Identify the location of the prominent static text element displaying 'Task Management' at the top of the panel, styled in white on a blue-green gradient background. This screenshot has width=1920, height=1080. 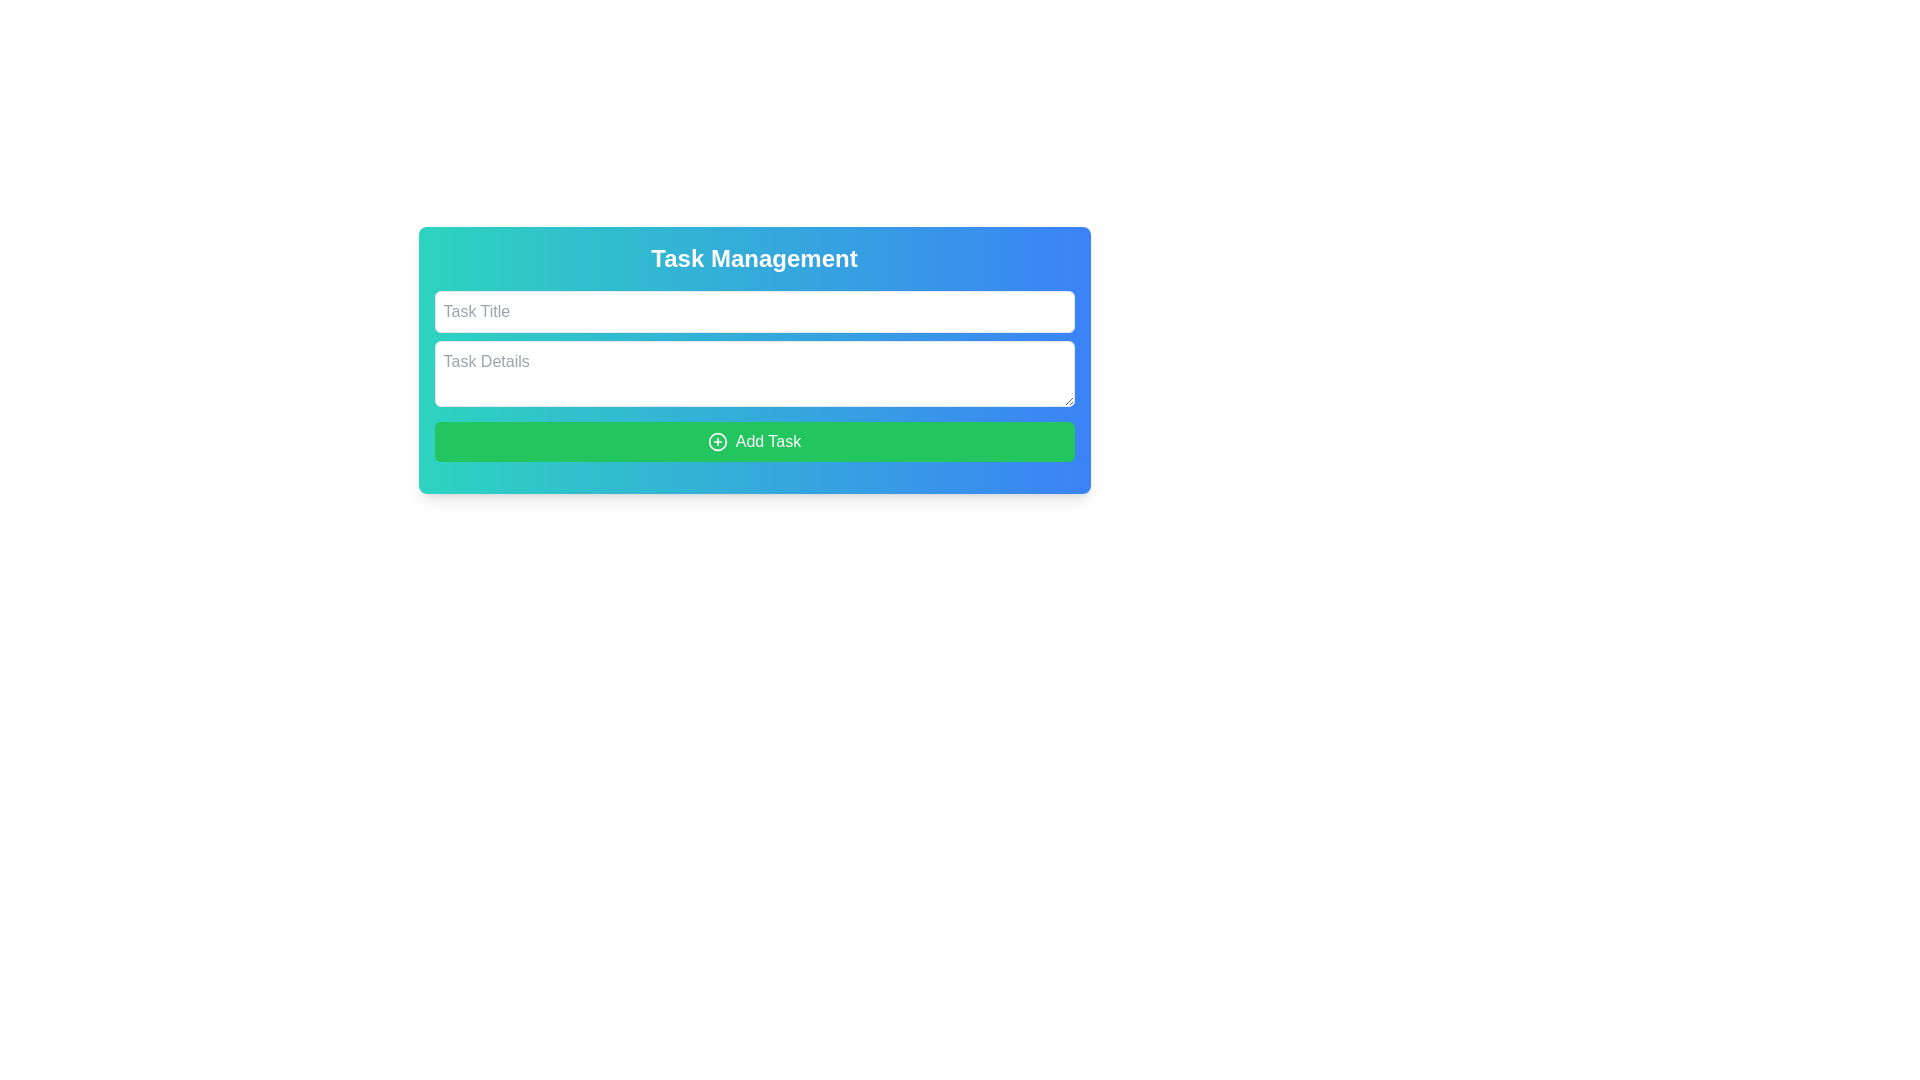
(753, 257).